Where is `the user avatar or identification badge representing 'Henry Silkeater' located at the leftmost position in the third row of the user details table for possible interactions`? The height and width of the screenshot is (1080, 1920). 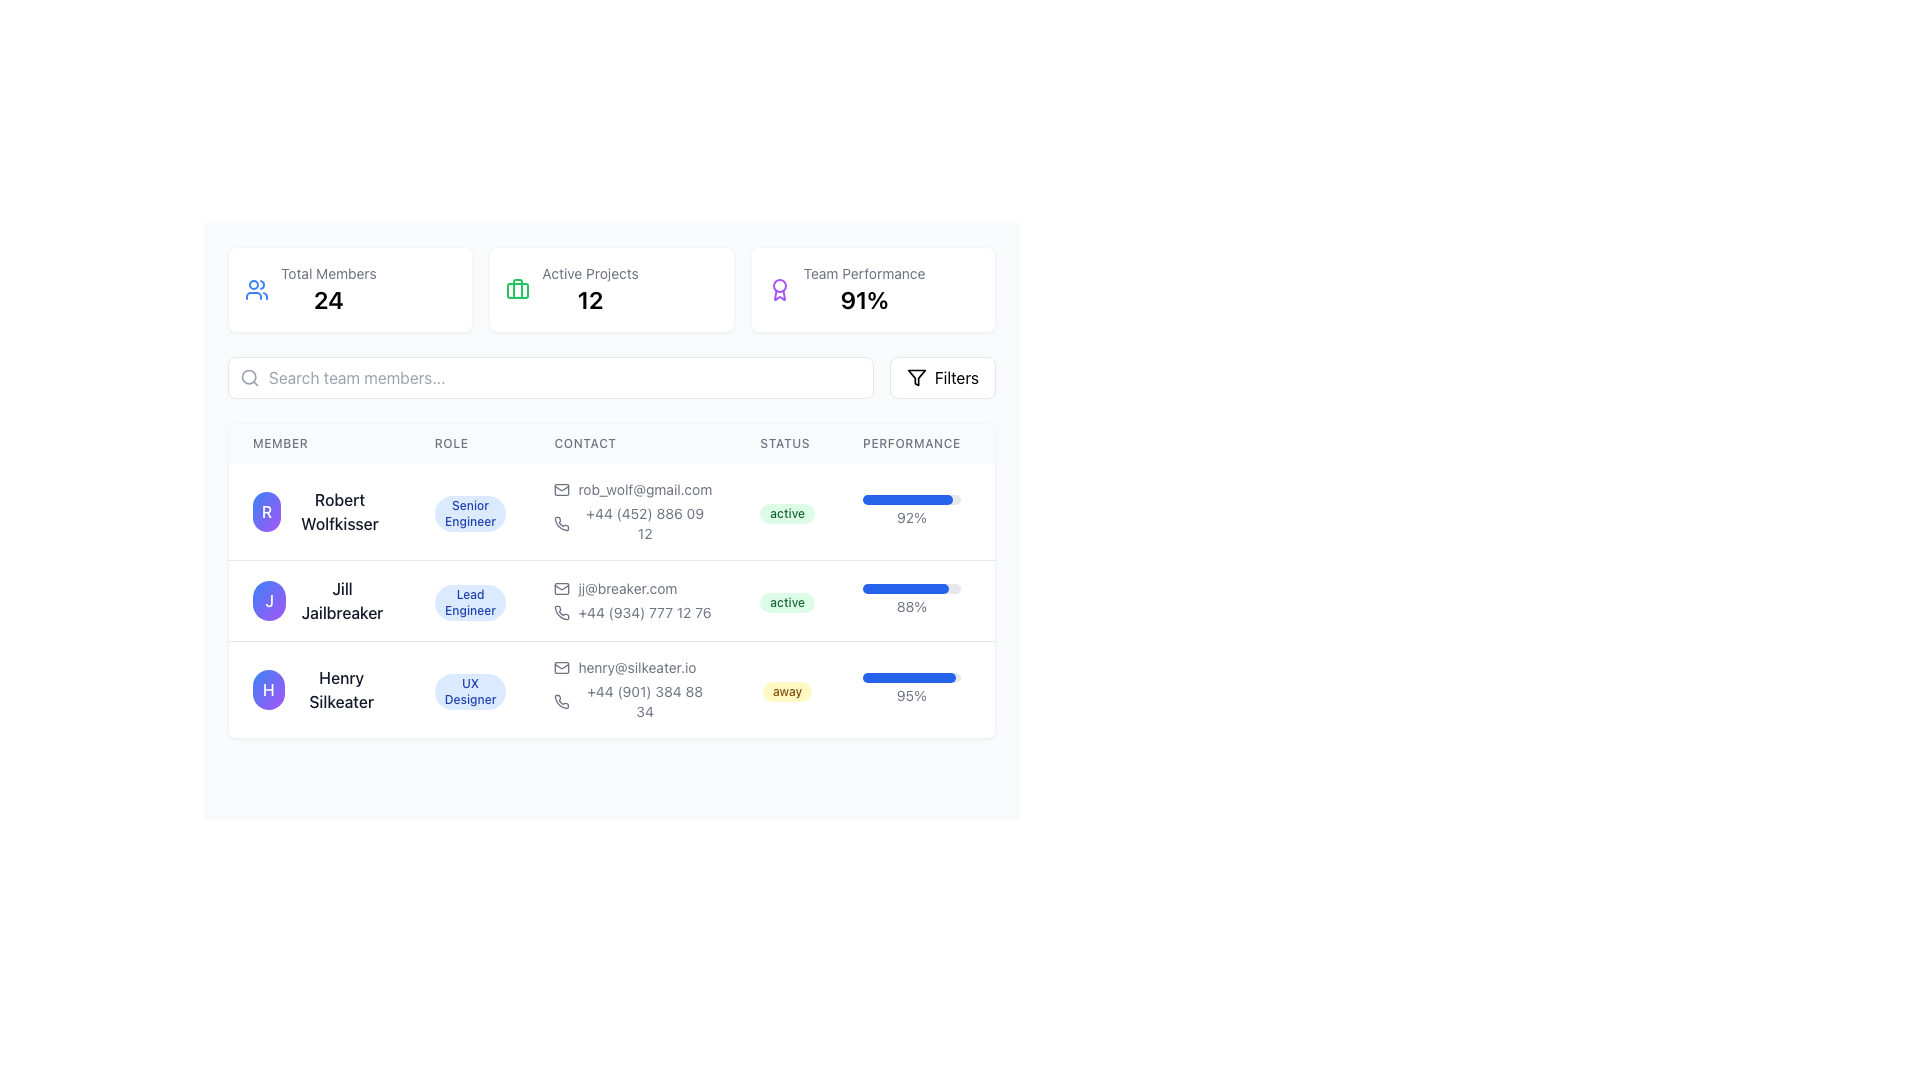 the user avatar or identification badge representing 'Henry Silkeater' located at the leftmost position in the third row of the user details table for possible interactions is located at coordinates (267, 689).